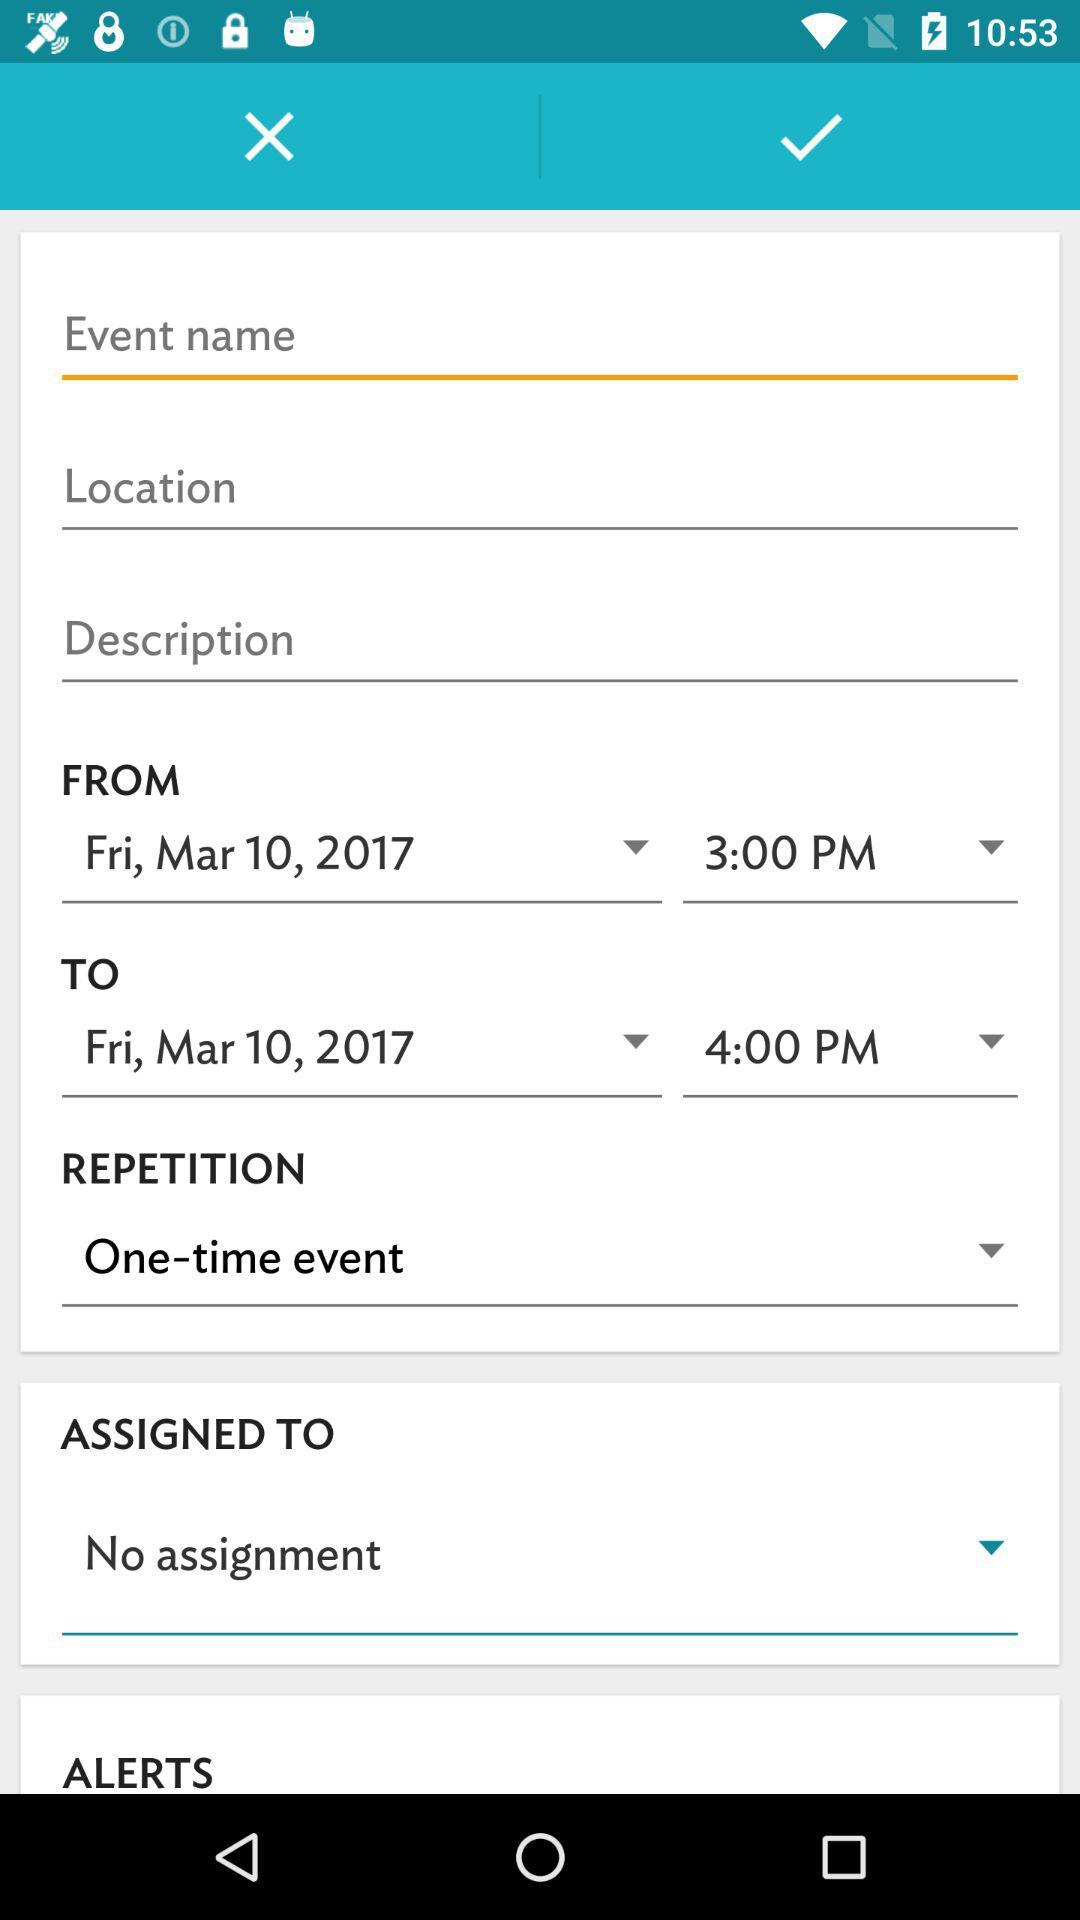  Describe the element at coordinates (540, 1256) in the screenshot. I see `the one-time event icon` at that location.